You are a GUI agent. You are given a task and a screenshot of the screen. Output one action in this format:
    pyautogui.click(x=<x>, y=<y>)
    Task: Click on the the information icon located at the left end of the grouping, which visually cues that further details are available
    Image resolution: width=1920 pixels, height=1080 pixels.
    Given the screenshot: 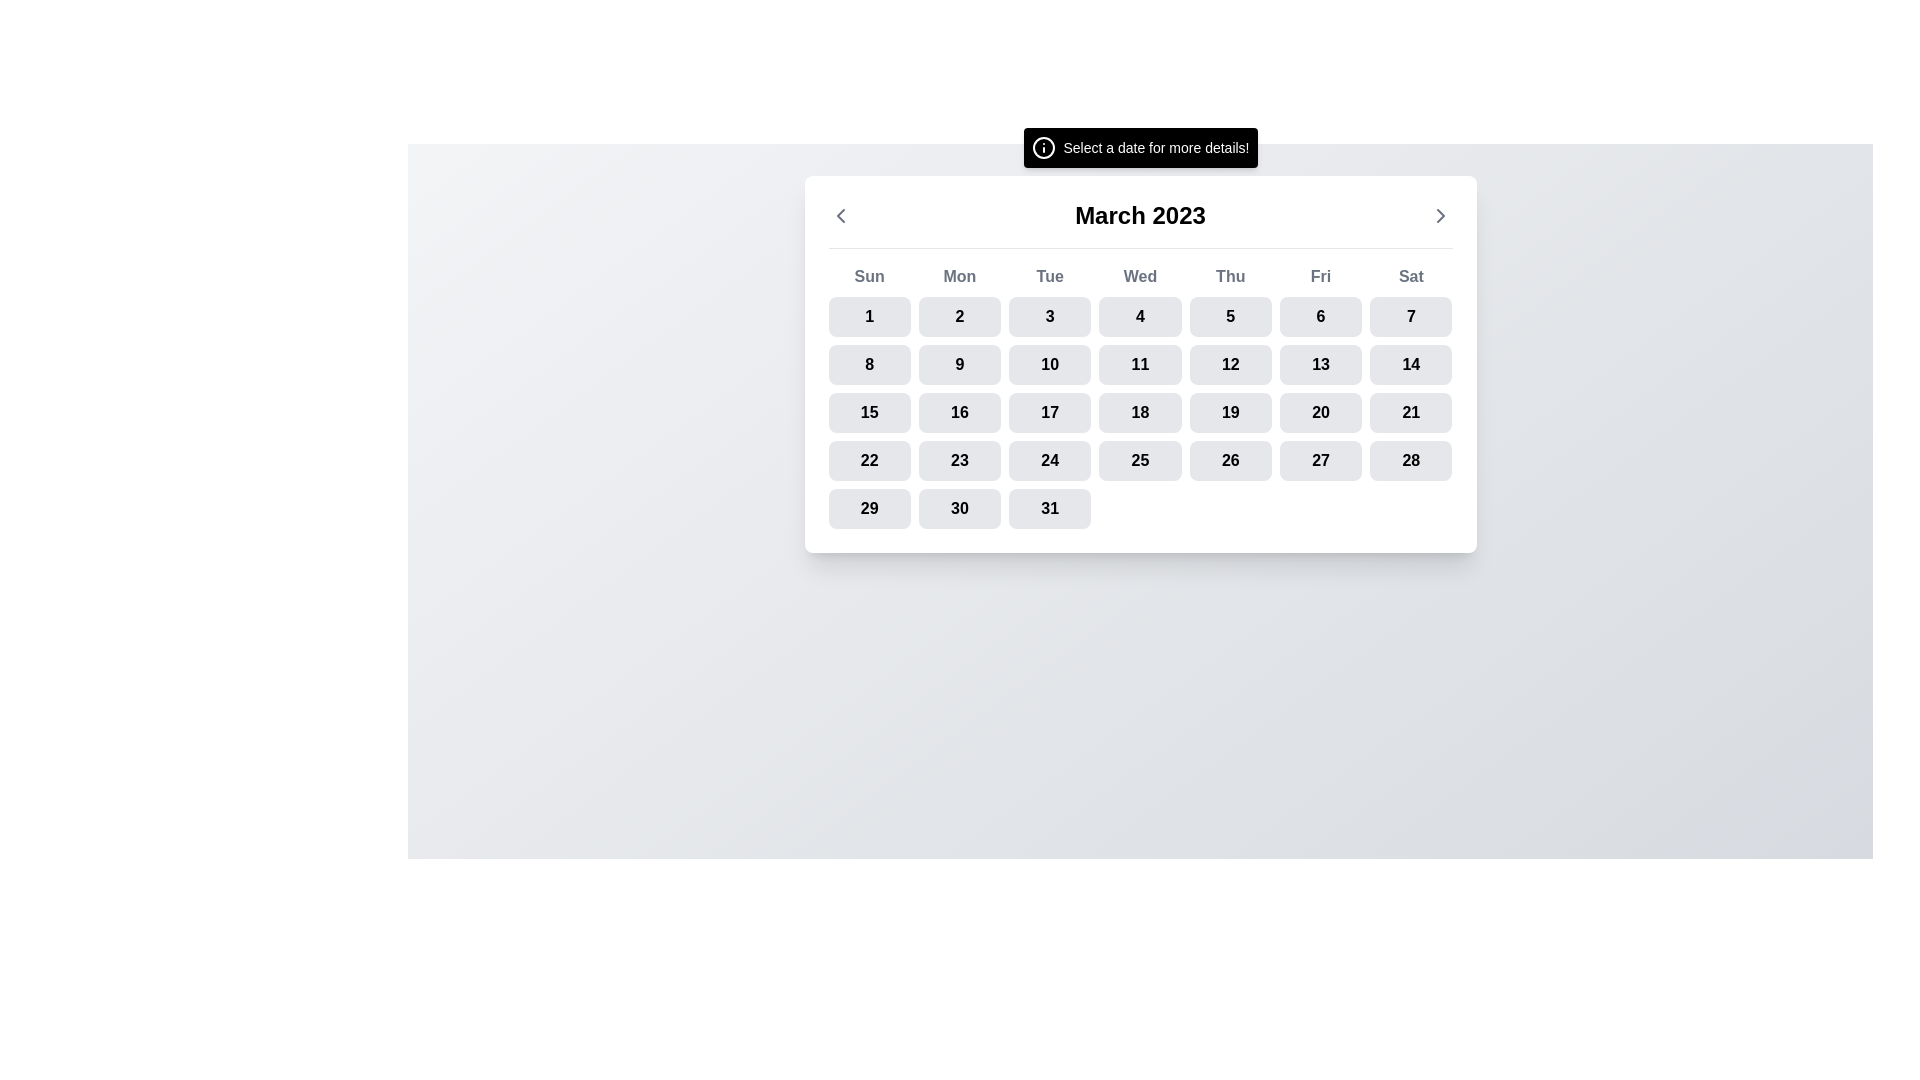 What is the action you would take?
    pyautogui.click(x=1042, y=146)
    